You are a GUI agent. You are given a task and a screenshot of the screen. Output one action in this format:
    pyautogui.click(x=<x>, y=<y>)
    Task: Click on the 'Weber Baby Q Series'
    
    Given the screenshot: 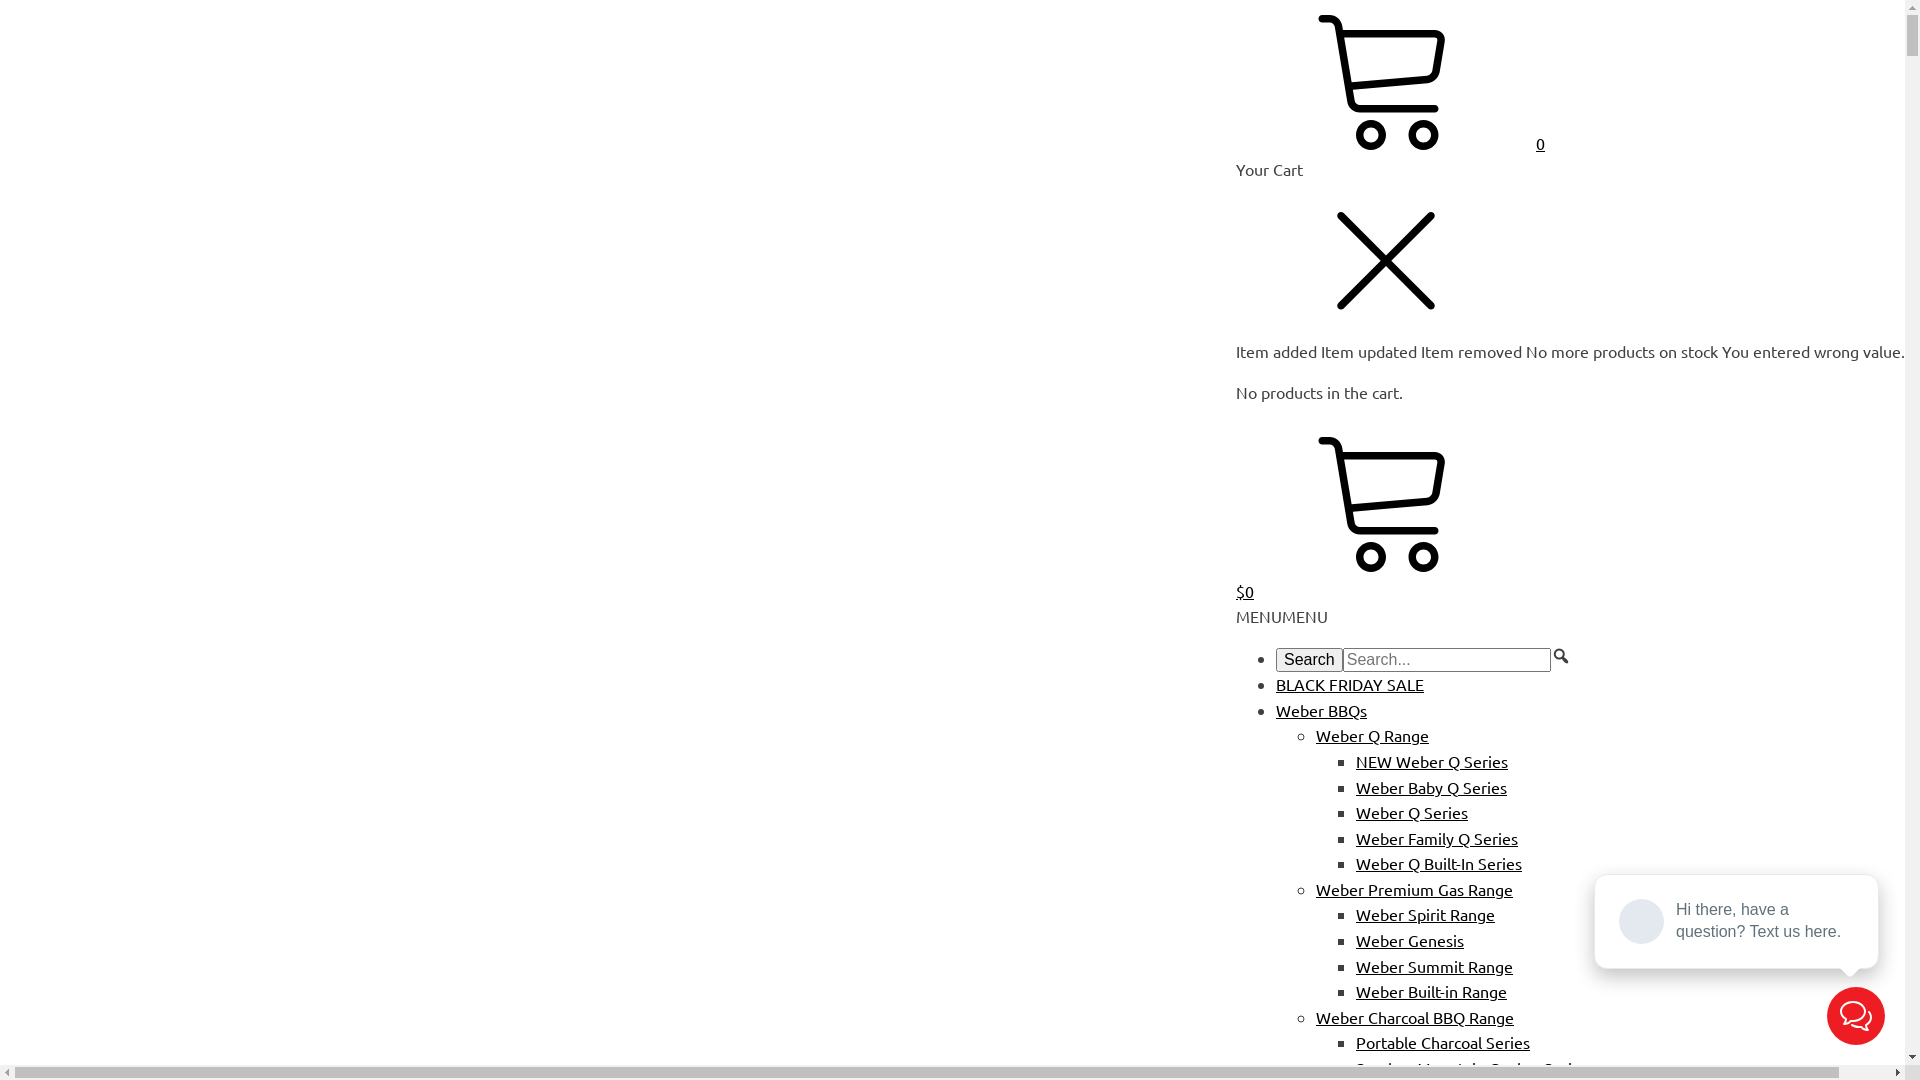 What is the action you would take?
    pyautogui.click(x=1356, y=785)
    